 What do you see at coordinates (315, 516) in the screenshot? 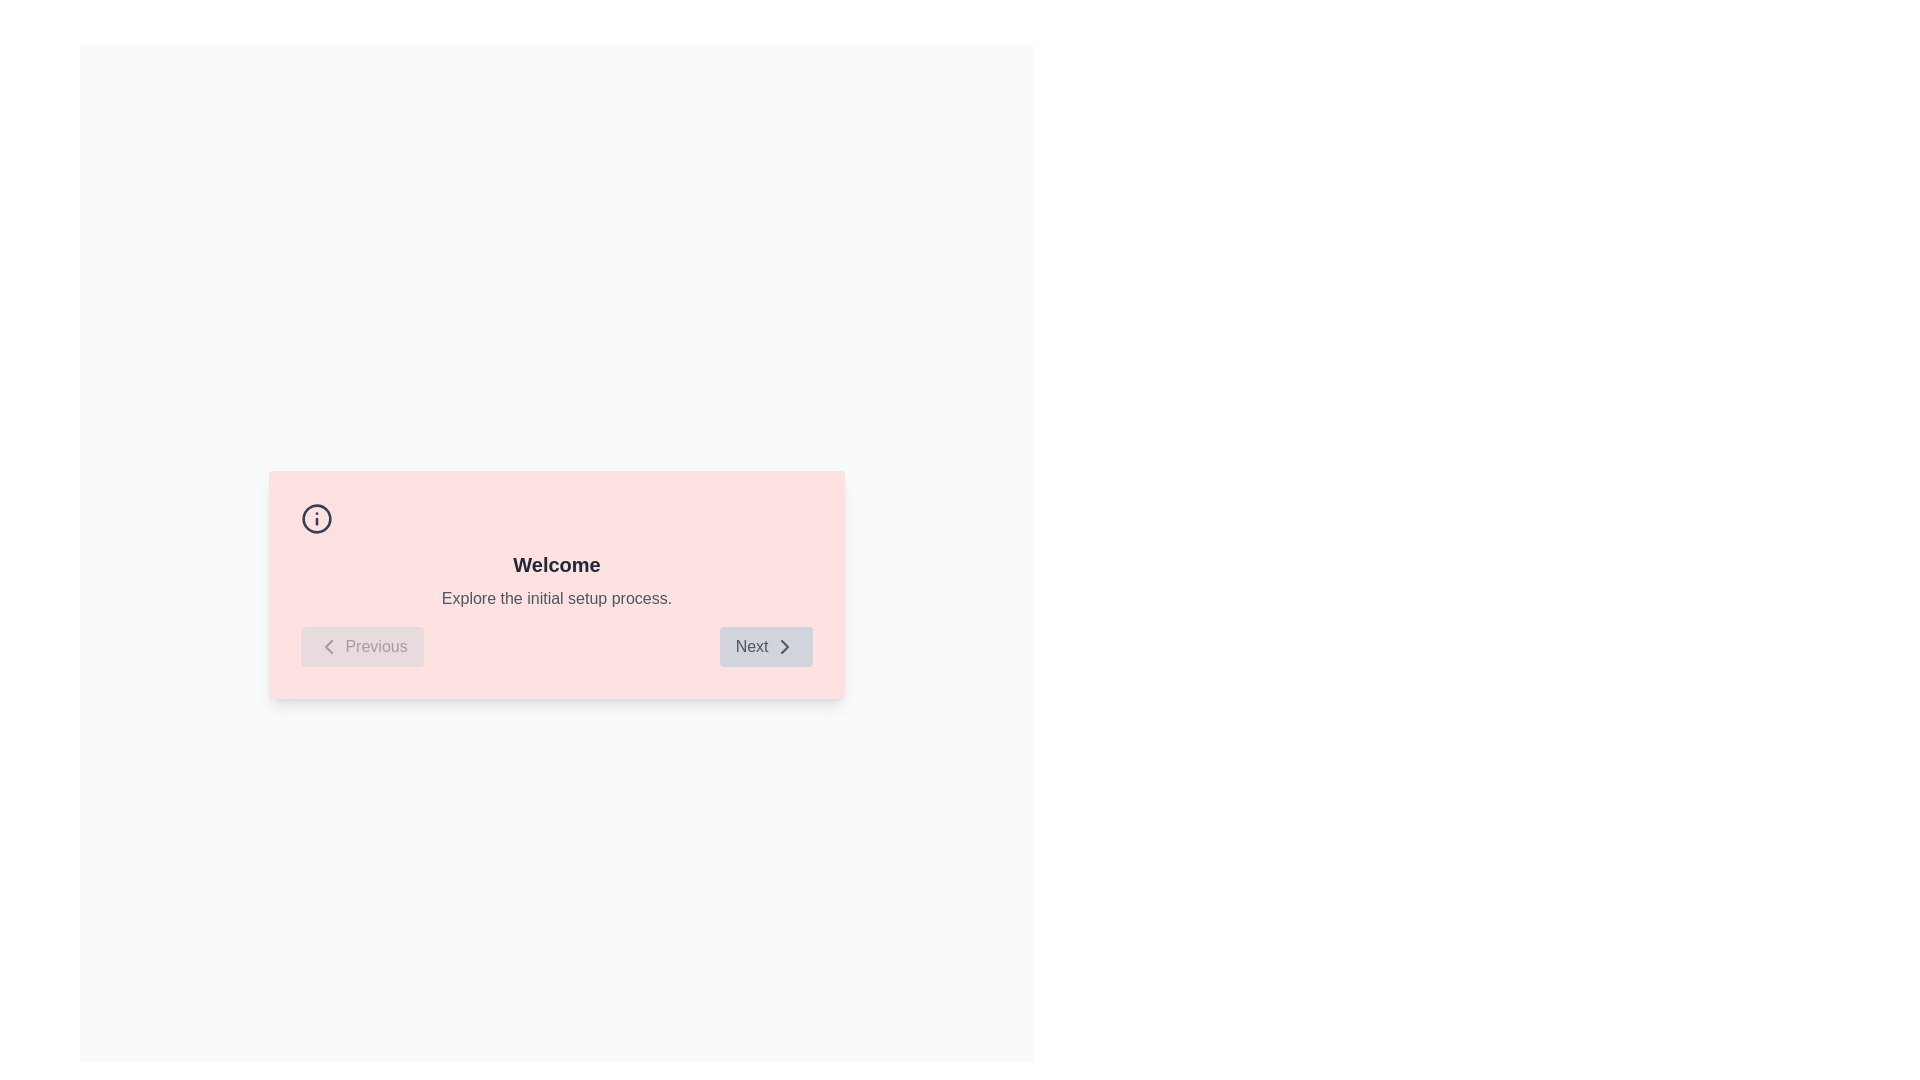
I see `the informational icon located at the upper-left corner of the card-like panel` at bounding box center [315, 516].